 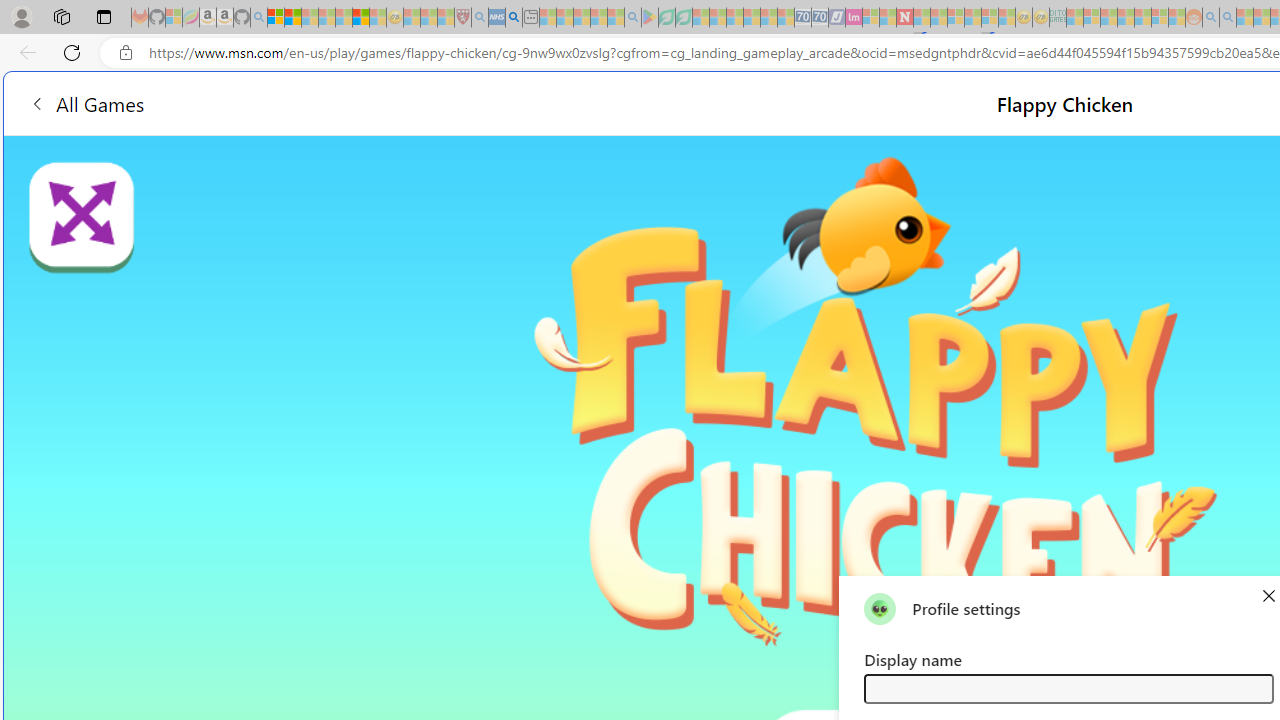 What do you see at coordinates (85, 103) in the screenshot?
I see `'All Games'` at bounding box center [85, 103].